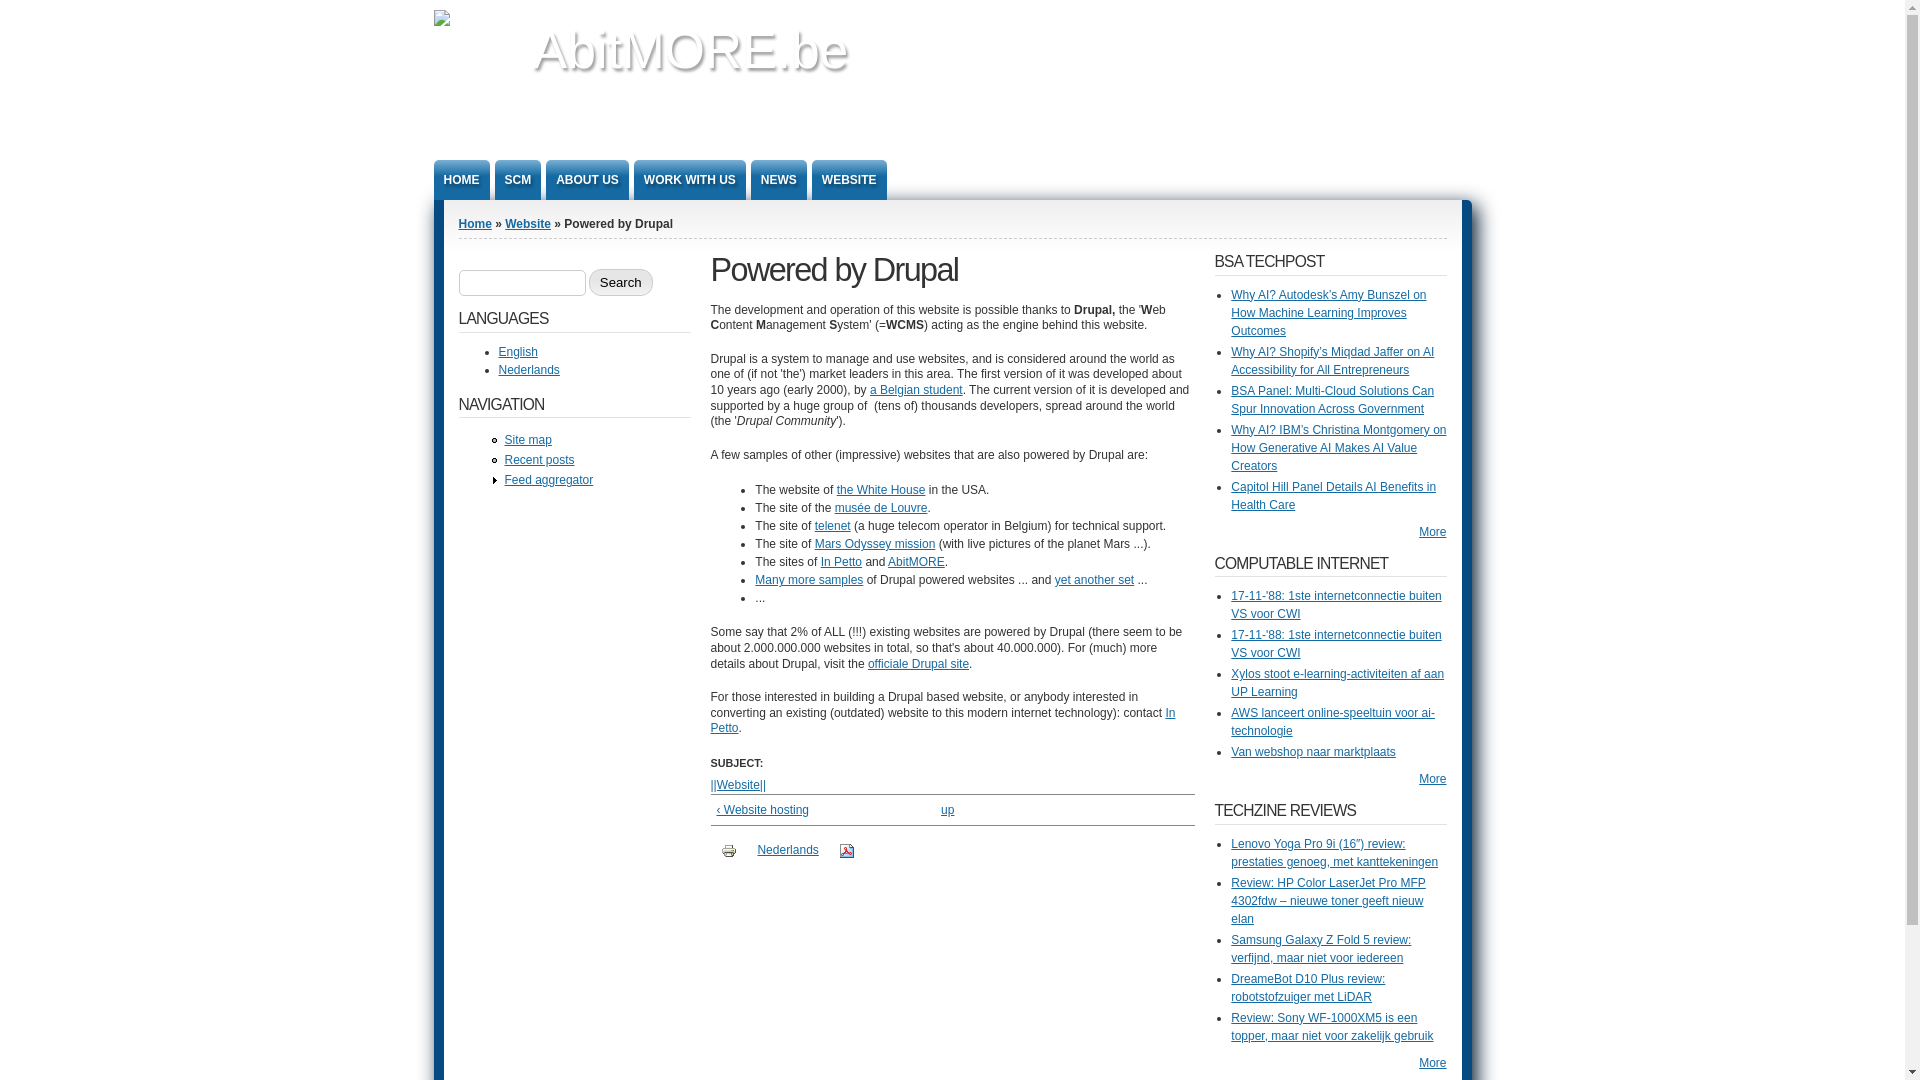 The height and width of the screenshot is (1080, 1920). What do you see at coordinates (517, 350) in the screenshot?
I see `'English'` at bounding box center [517, 350].